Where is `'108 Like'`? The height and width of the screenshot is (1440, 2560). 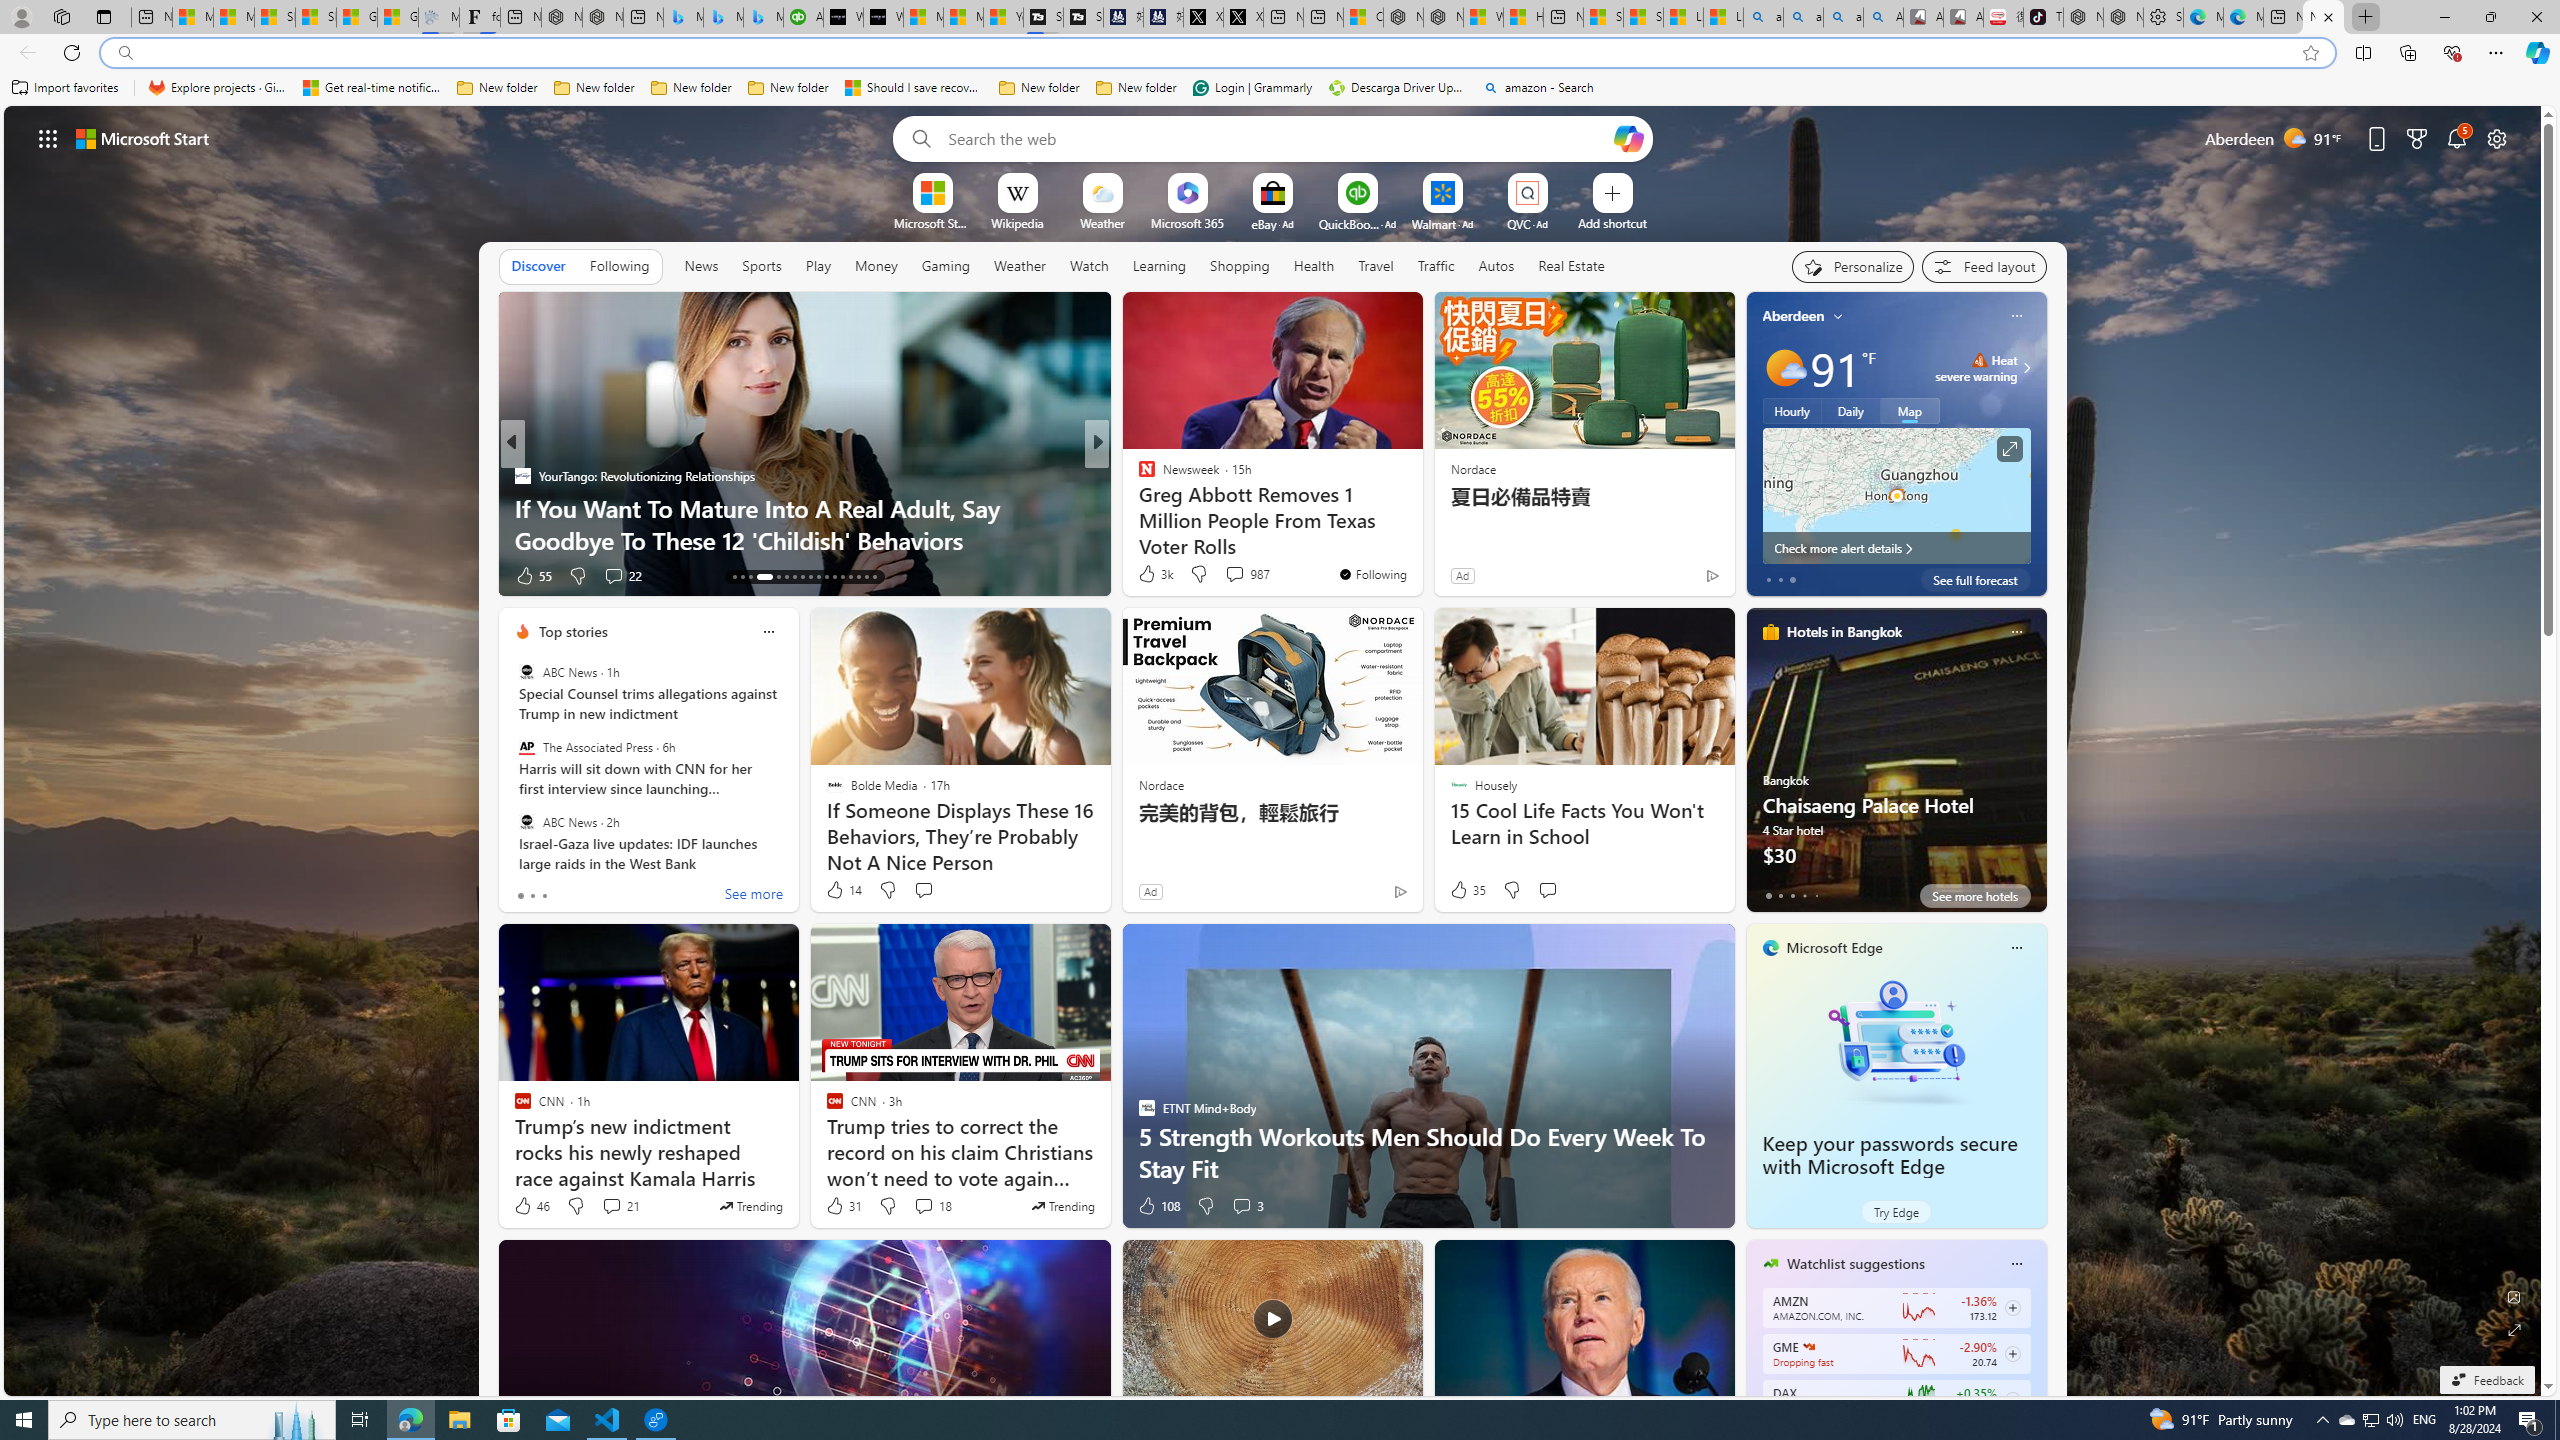
'108 Like' is located at coordinates (1157, 1206).